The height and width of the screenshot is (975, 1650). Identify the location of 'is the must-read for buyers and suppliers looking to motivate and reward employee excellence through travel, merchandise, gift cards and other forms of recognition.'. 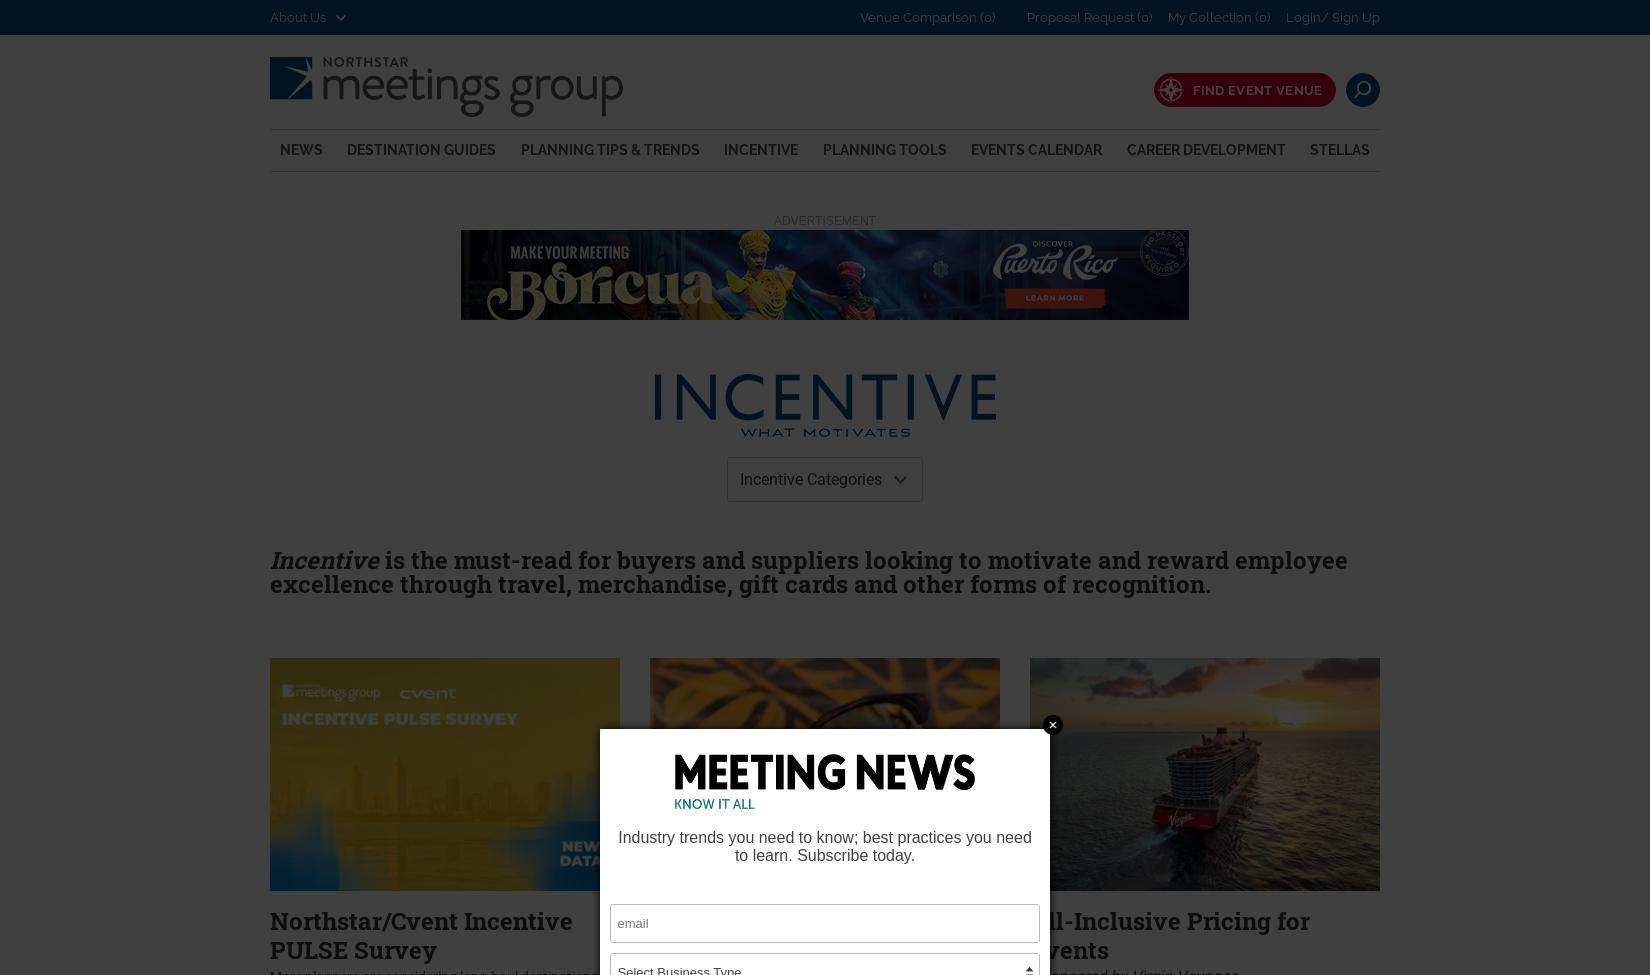
(807, 569).